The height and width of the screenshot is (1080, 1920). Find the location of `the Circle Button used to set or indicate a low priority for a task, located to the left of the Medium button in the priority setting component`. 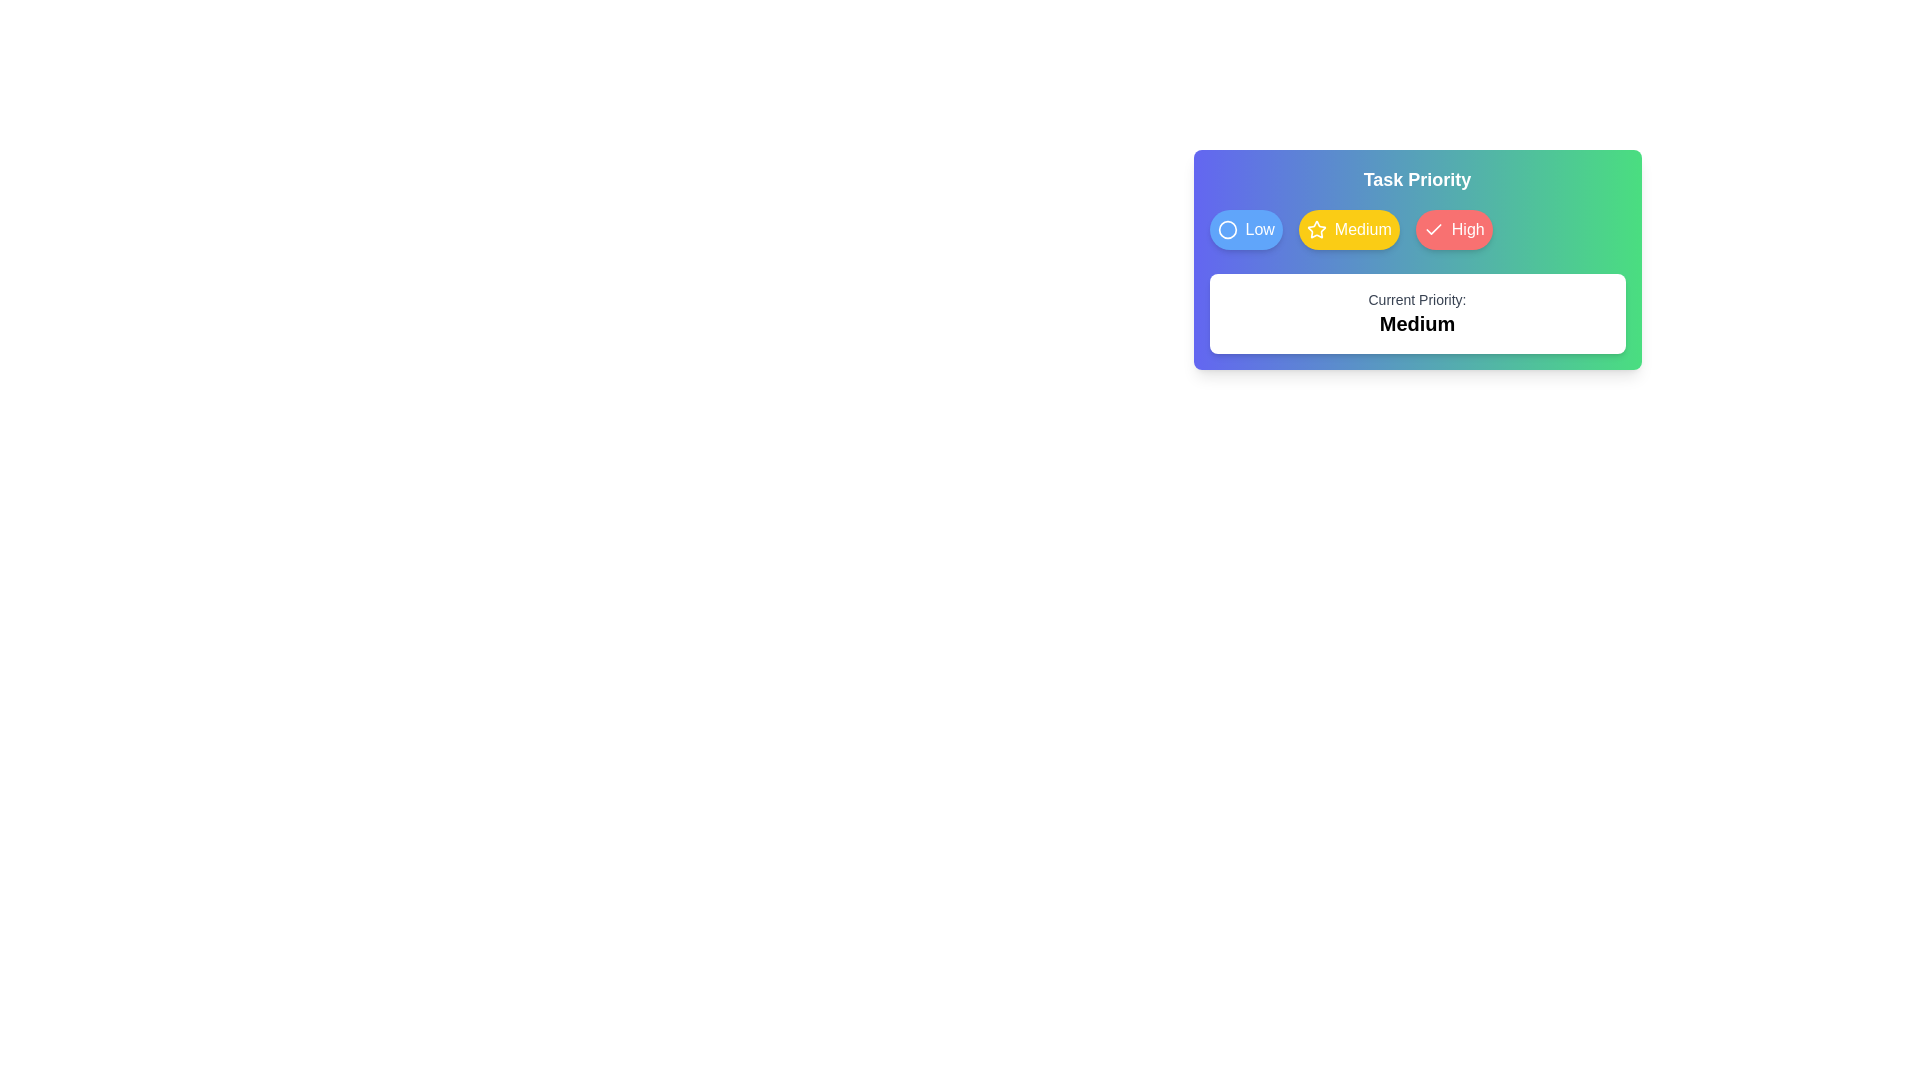

the Circle Button used to set or indicate a low priority for a task, located to the left of the Medium button in the priority setting component is located at coordinates (1245, 229).